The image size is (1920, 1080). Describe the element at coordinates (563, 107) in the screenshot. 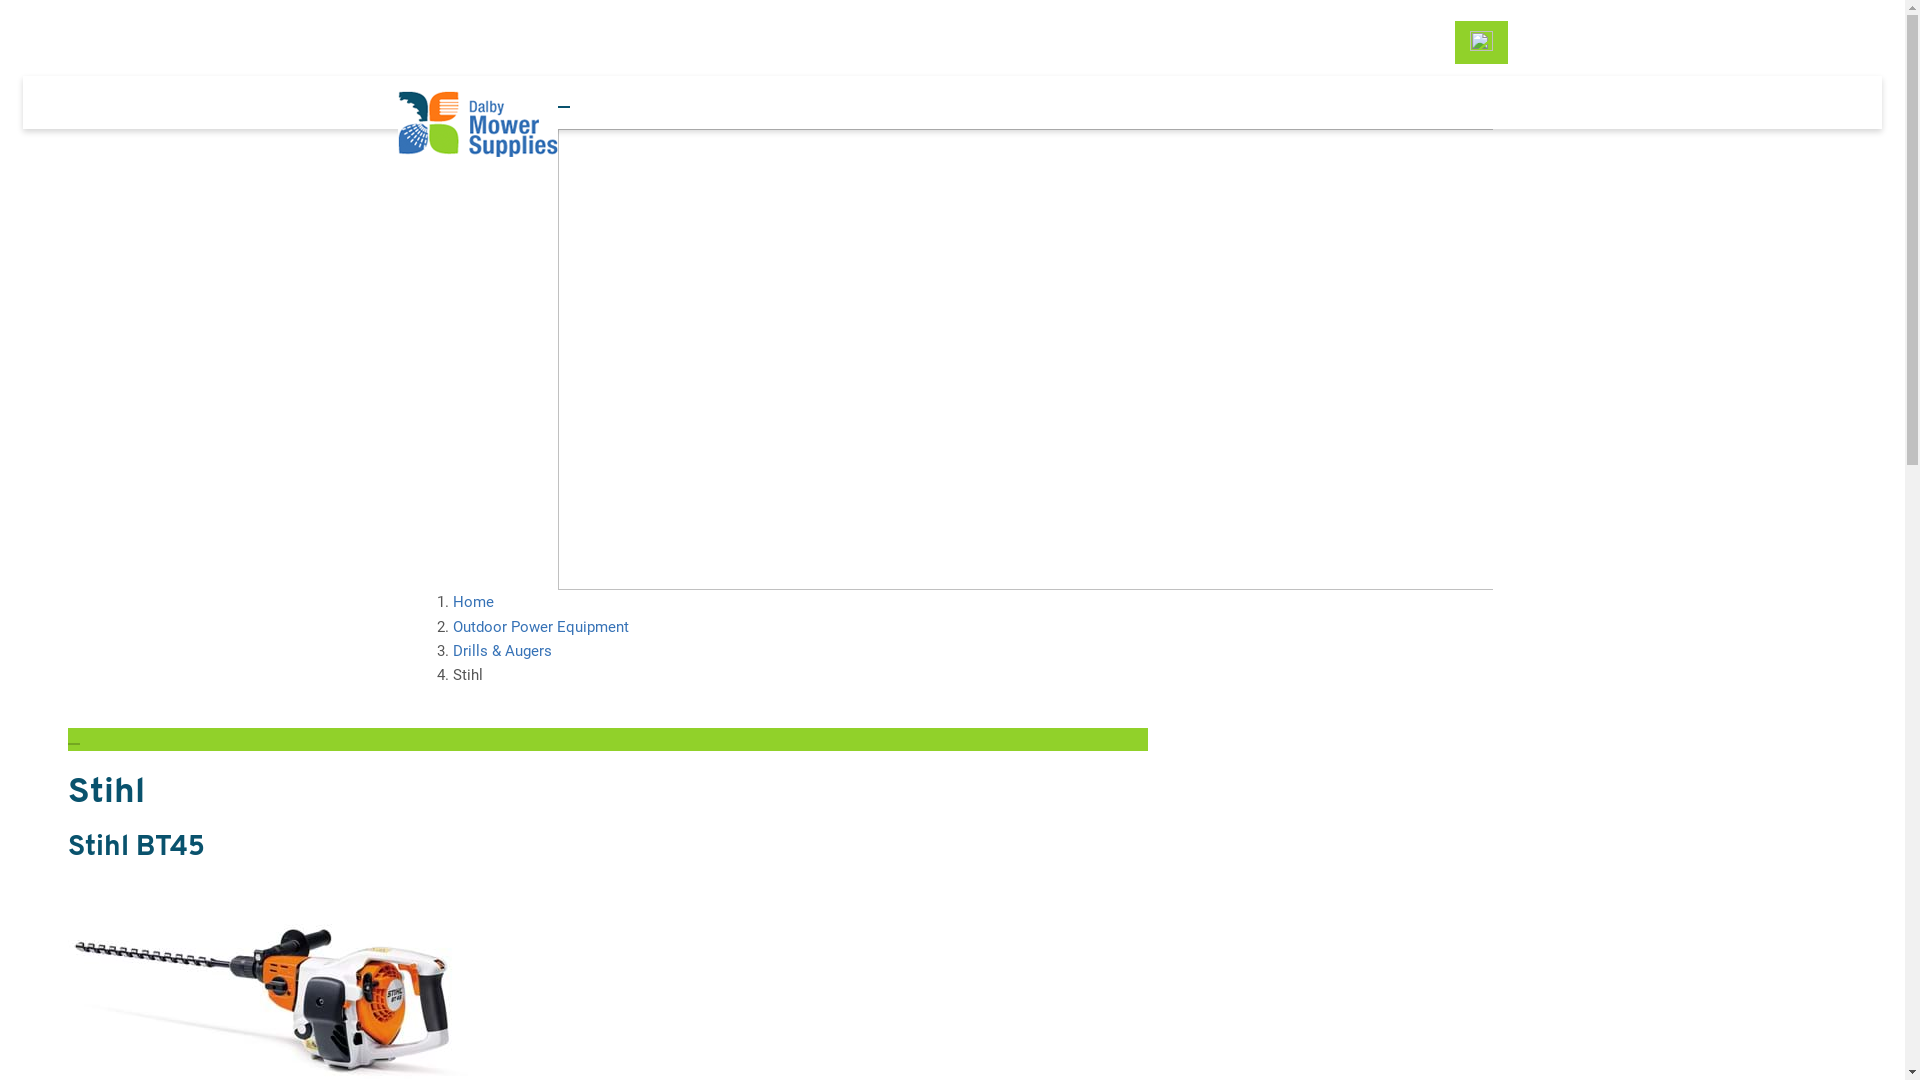

I see `'Toggle navigation'` at that location.